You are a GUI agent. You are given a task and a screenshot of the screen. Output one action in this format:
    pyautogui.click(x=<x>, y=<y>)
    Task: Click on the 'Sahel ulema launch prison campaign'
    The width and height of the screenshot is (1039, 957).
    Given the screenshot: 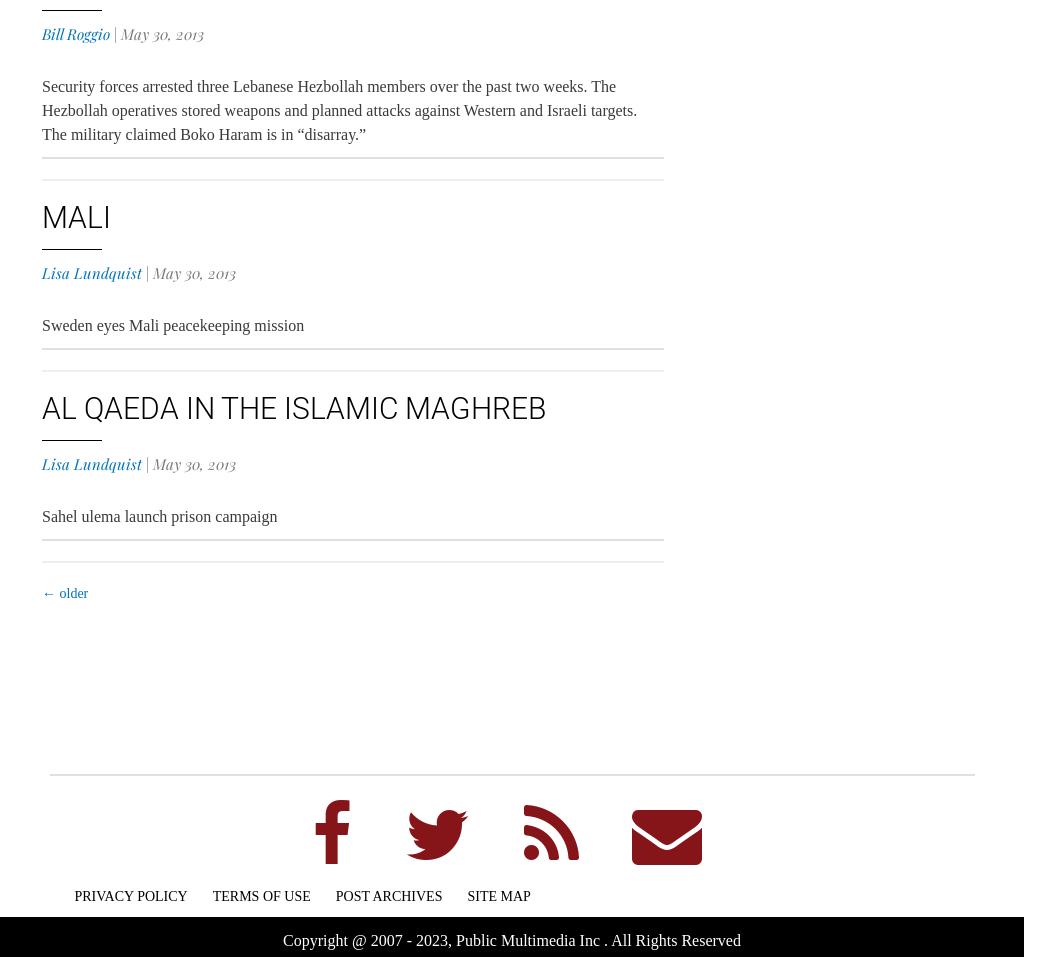 What is the action you would take?
    pyautogui.click(x=158, y=516)
    